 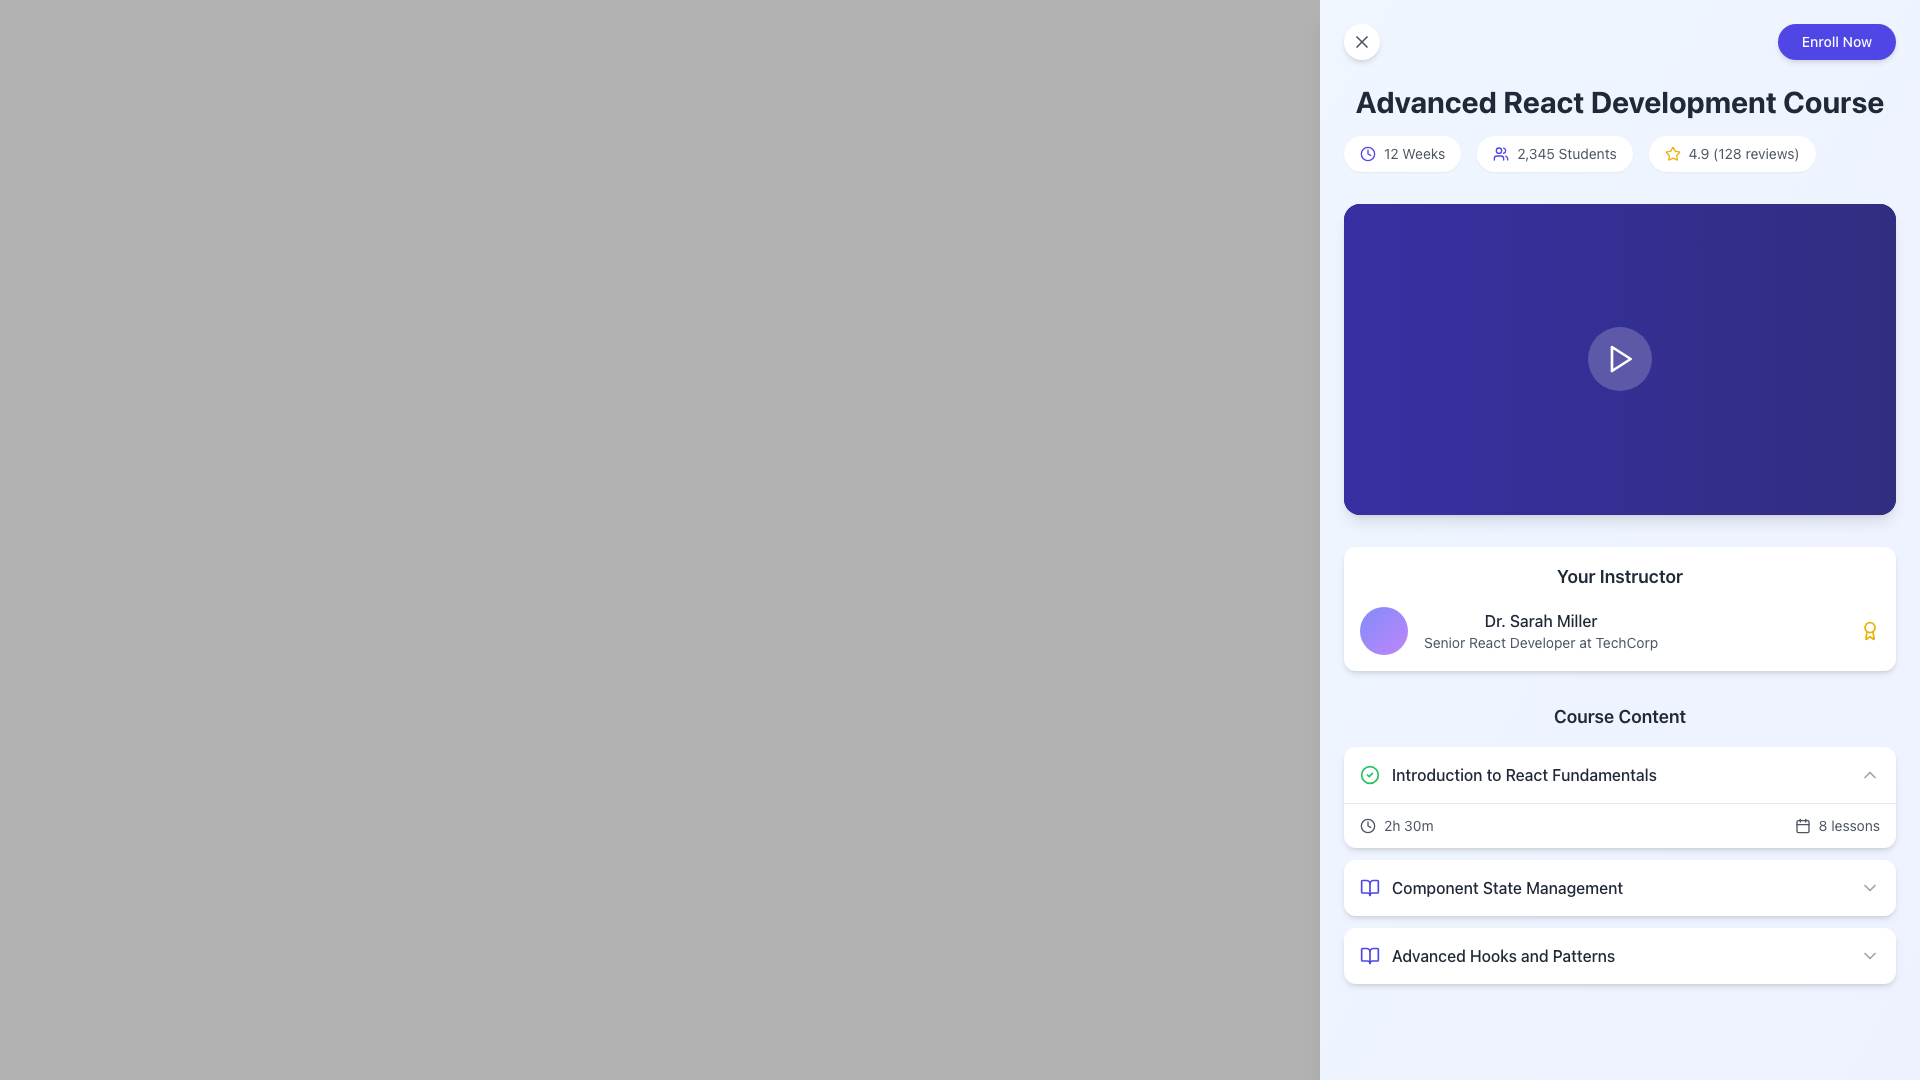 I want to click on the text and clock icon displaying '2h 30m' located in the 'Introduction to React Fundamentals' section of the 'Course Content', positioned to the left of '8 lessons', so click(x=1395, y=825).